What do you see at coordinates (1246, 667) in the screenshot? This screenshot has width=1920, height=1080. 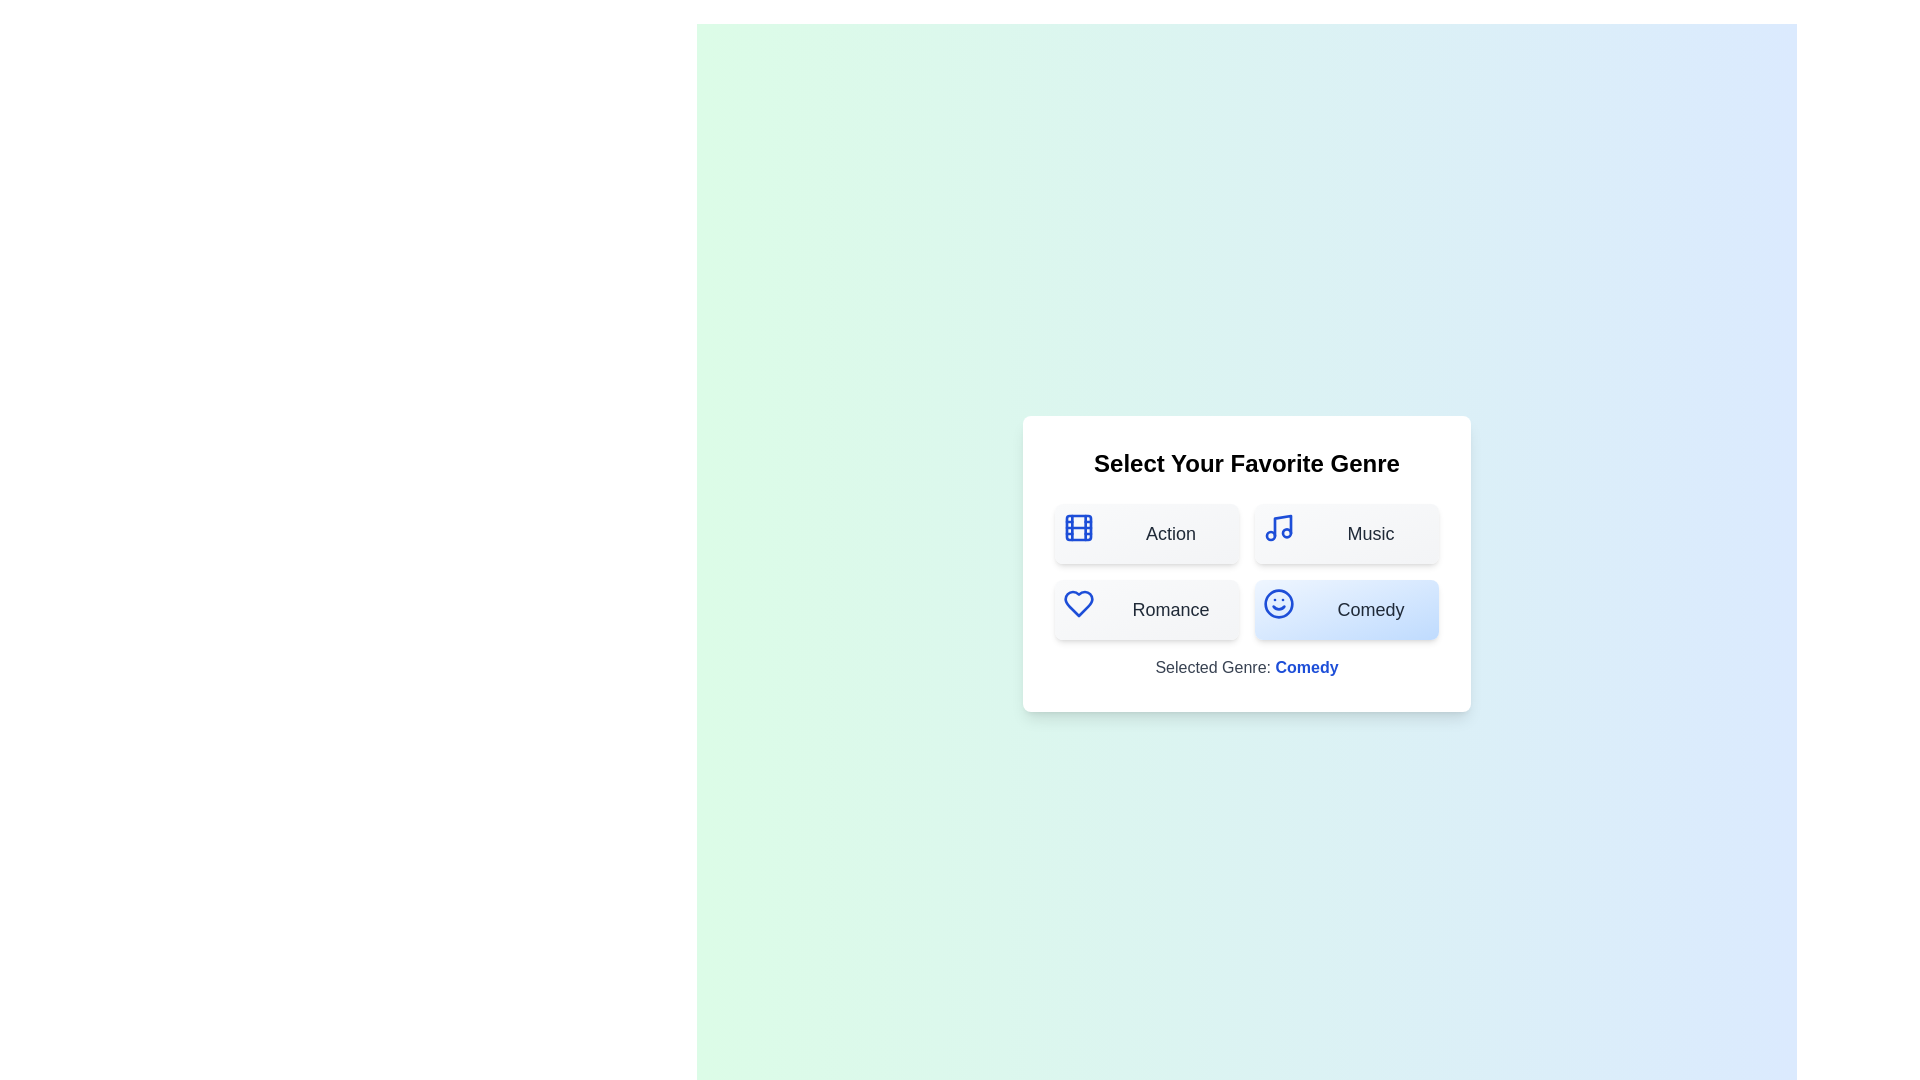 I see `the label displaying 'Selected Genre: Comedy', which is styled with a gray font and bold blue emphasis for 'Comedy', located beneath the genre selection buttons` at bounding box center [1246, 667].